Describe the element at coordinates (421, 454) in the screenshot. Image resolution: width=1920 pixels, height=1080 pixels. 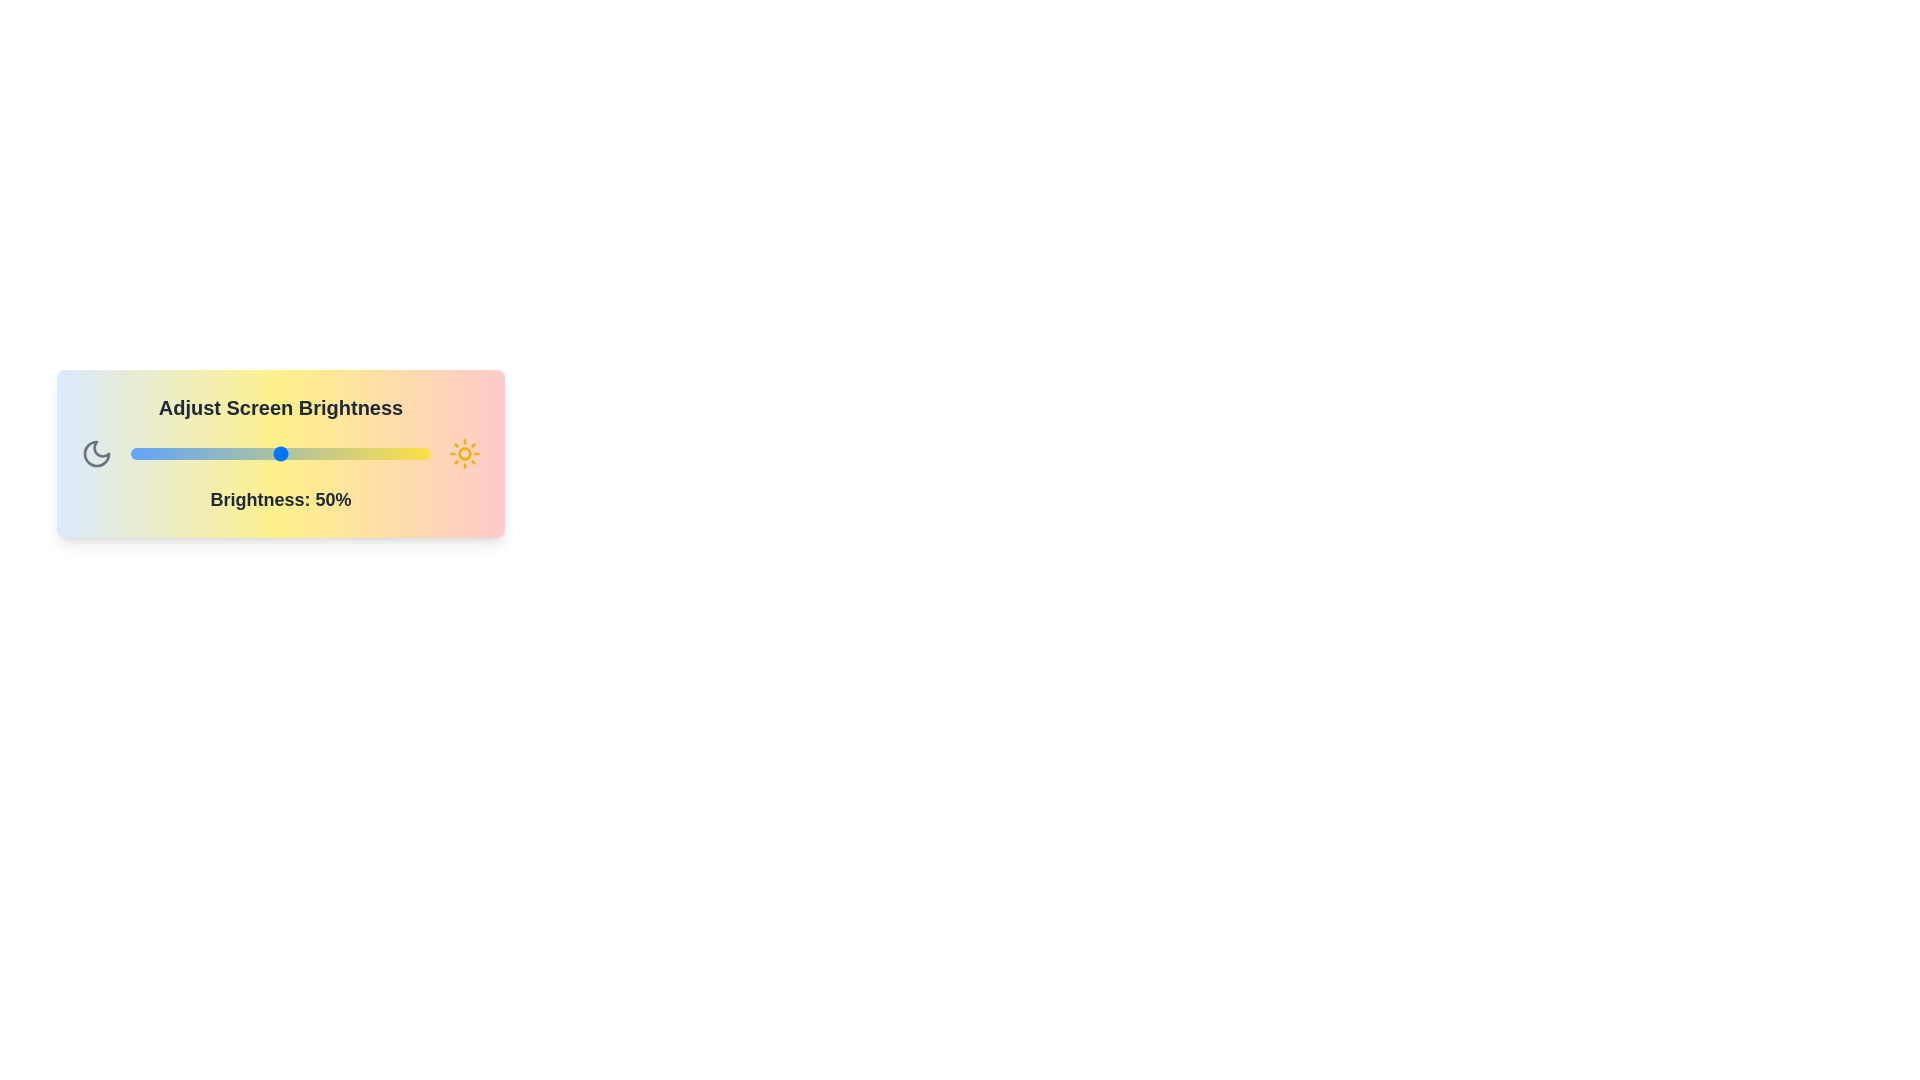
I see `the brightness slider to set the brightness to 97%` at that location.